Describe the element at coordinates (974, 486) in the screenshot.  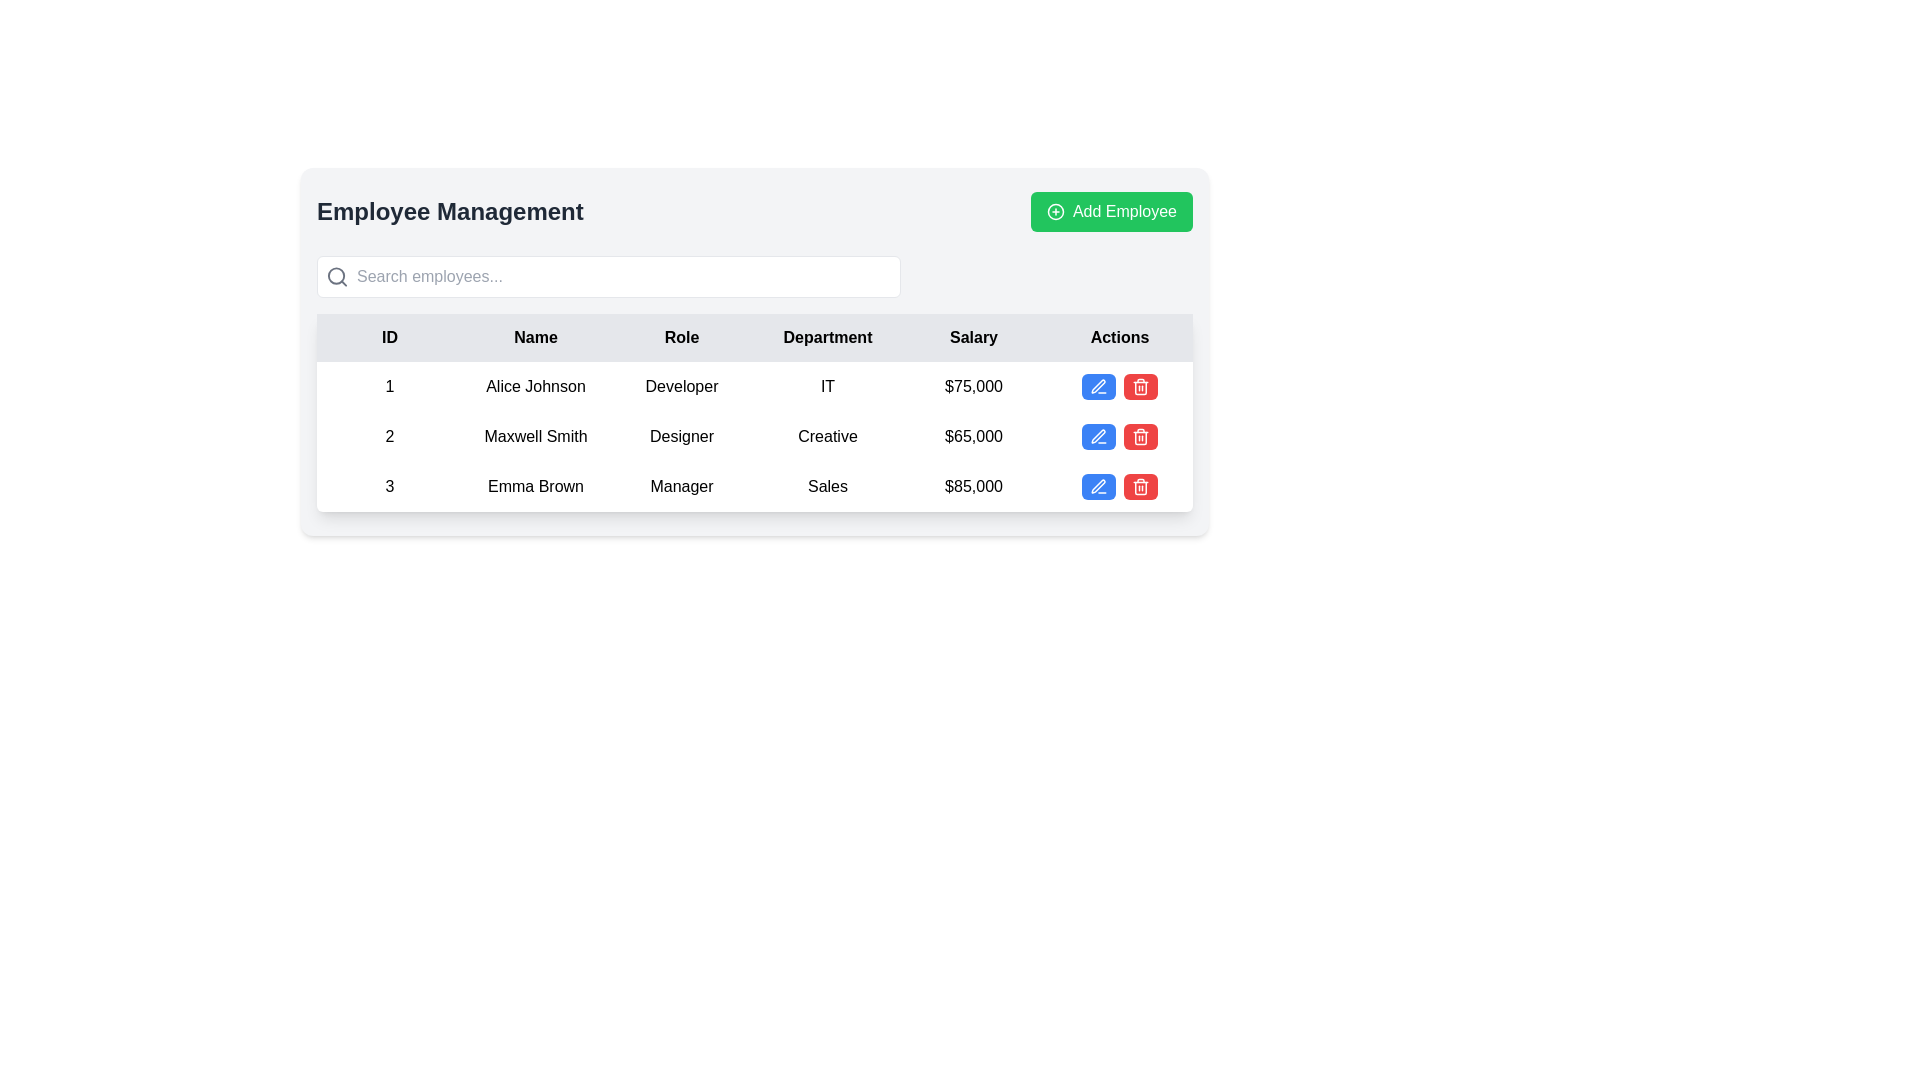
I see `the text displaying the salary '$85,000' for 'Emma Brown', which is located in the fifth column of the third row under the 'Salary' header in the table` at that location.